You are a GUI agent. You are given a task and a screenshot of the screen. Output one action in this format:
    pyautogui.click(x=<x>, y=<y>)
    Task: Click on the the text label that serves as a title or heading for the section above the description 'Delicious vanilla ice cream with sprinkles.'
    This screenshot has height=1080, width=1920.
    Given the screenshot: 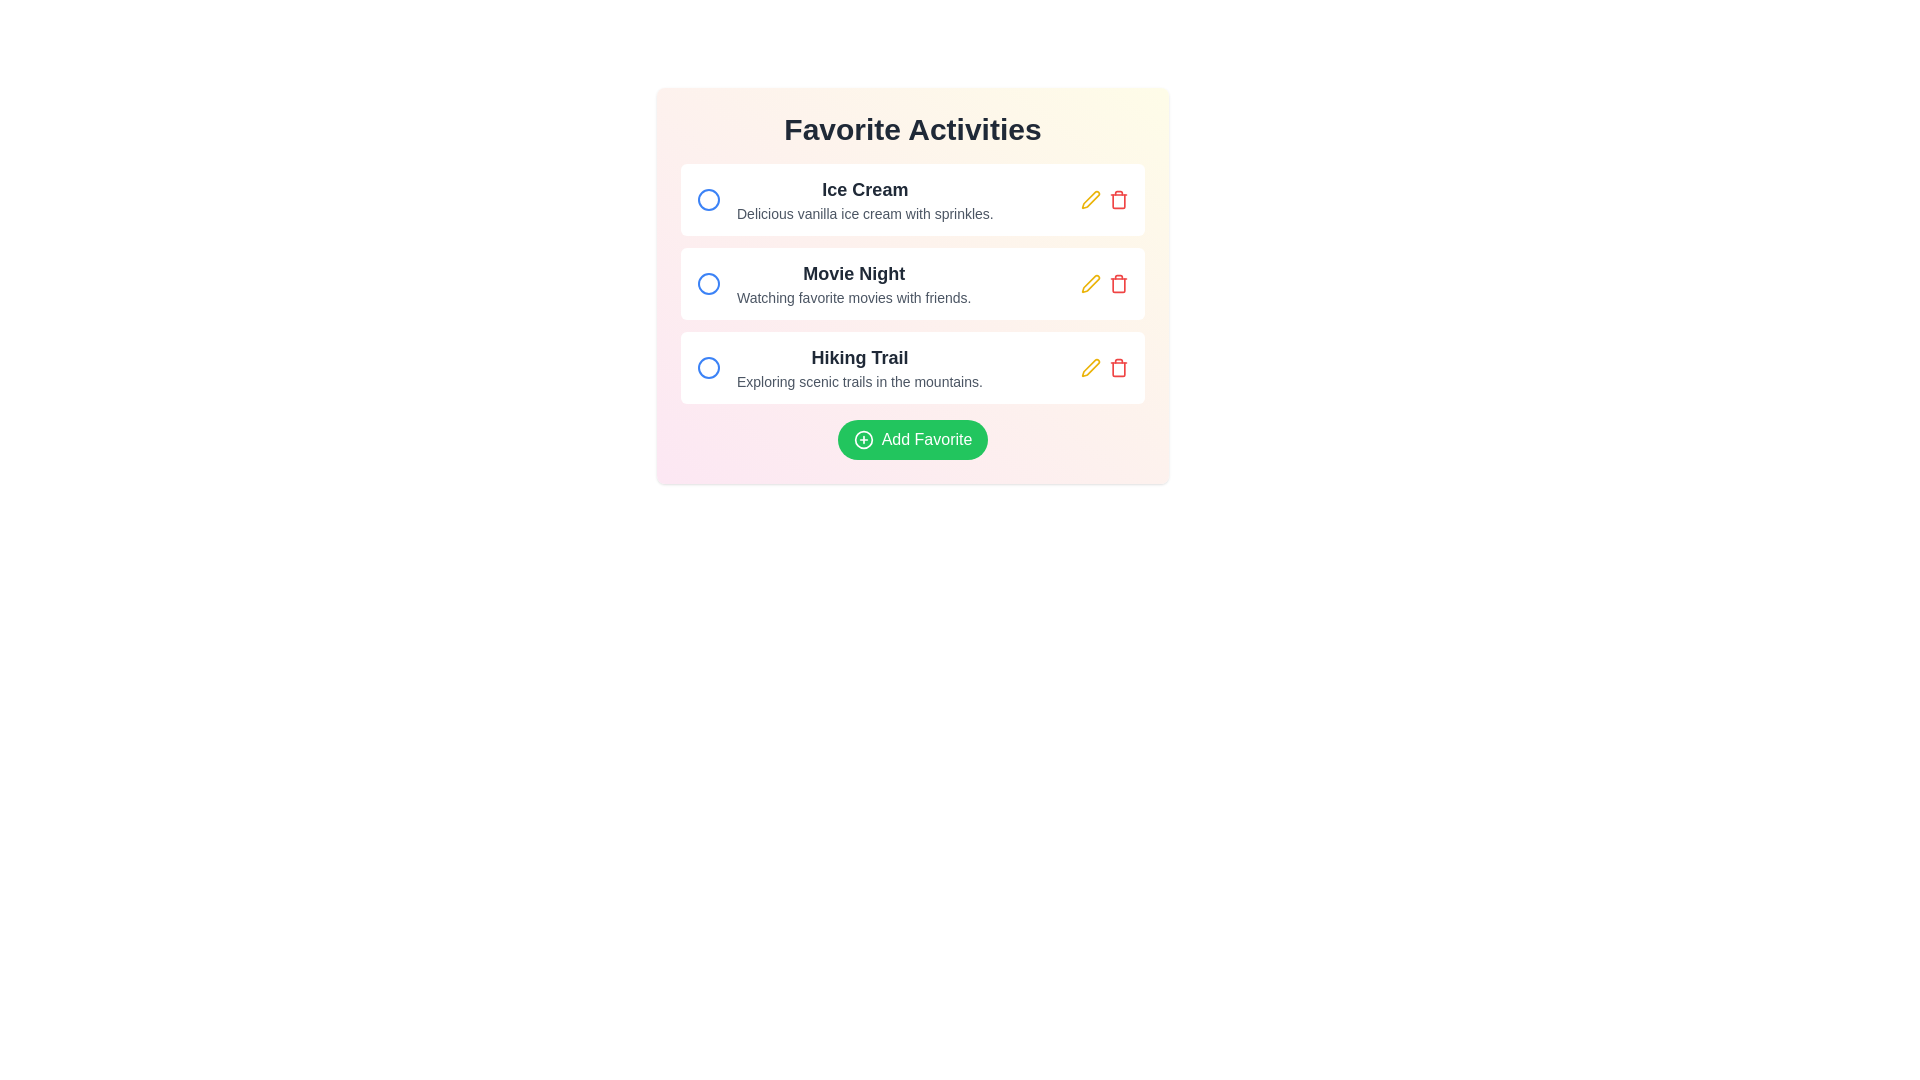 What is the action you would take?
    pyautogui.click(x=865, y=189)
    